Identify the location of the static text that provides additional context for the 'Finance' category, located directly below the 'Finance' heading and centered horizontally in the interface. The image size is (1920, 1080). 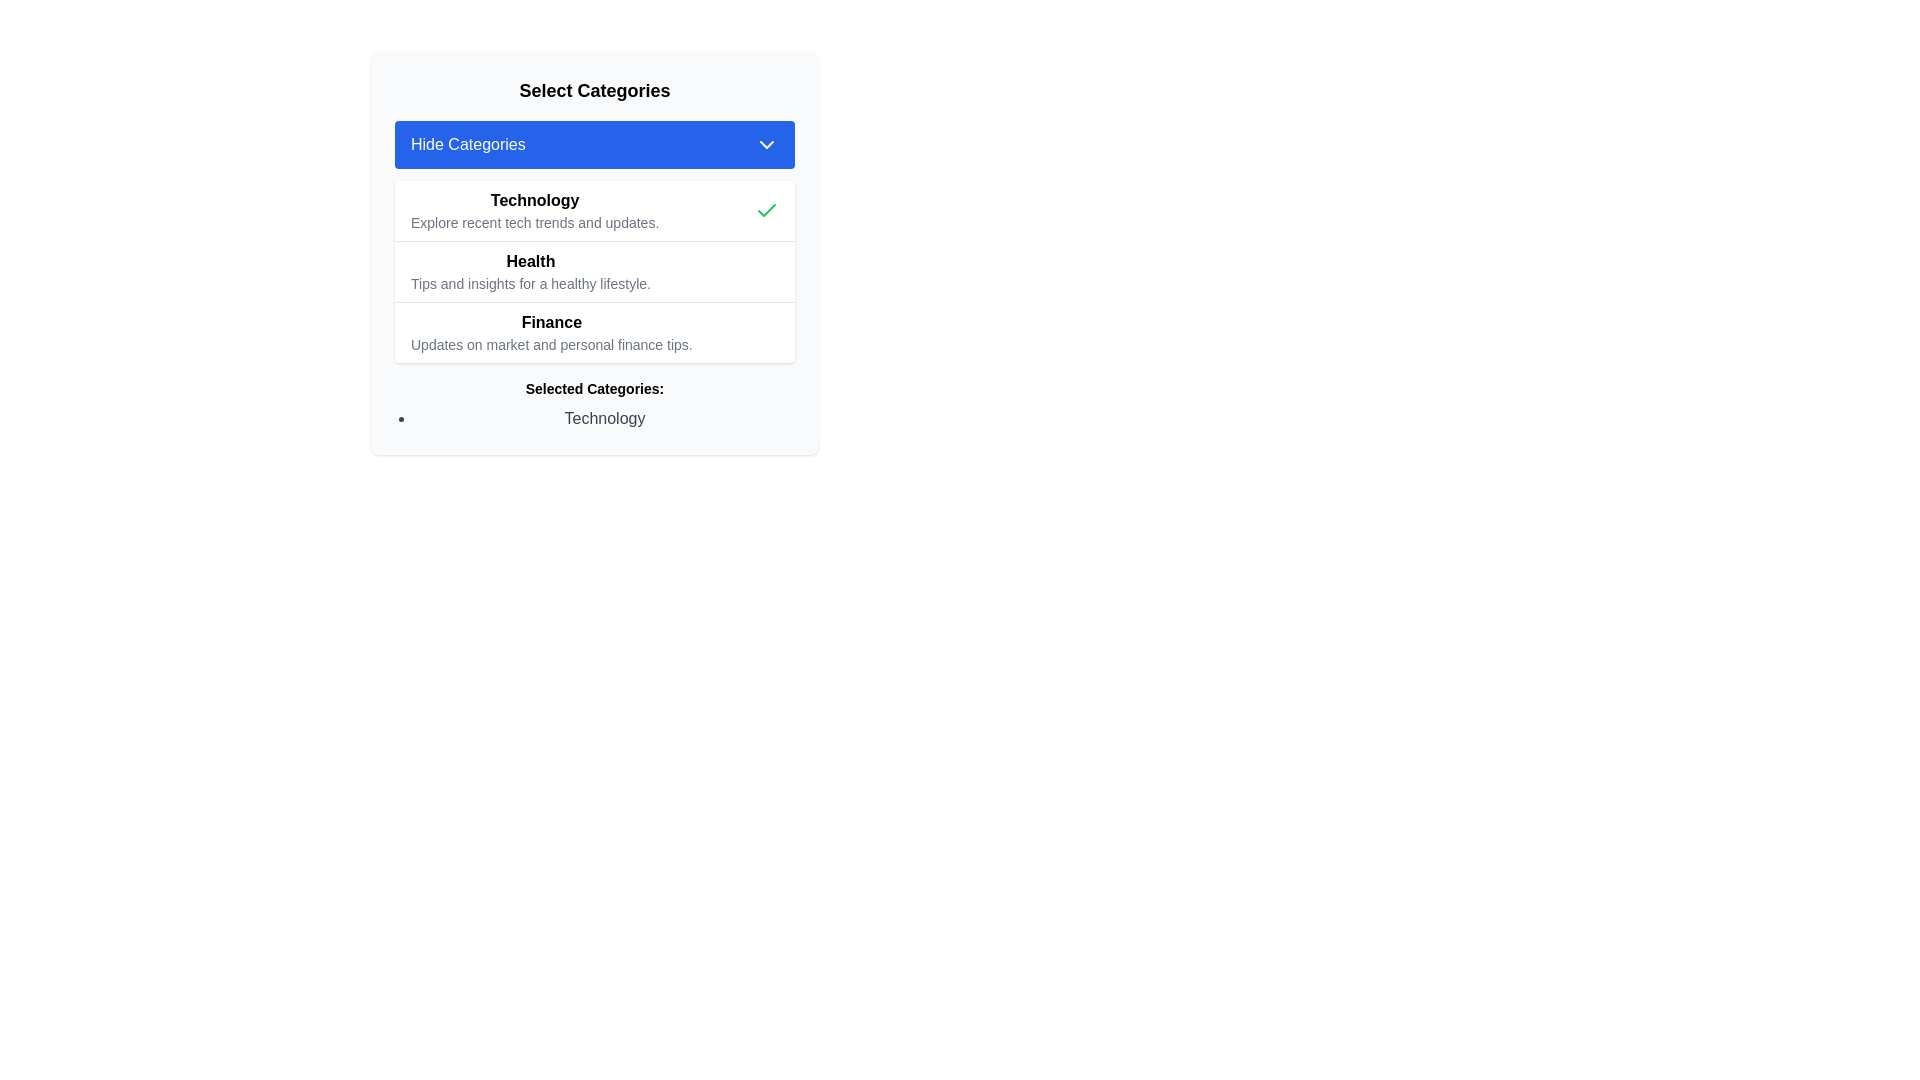
(551, 343).